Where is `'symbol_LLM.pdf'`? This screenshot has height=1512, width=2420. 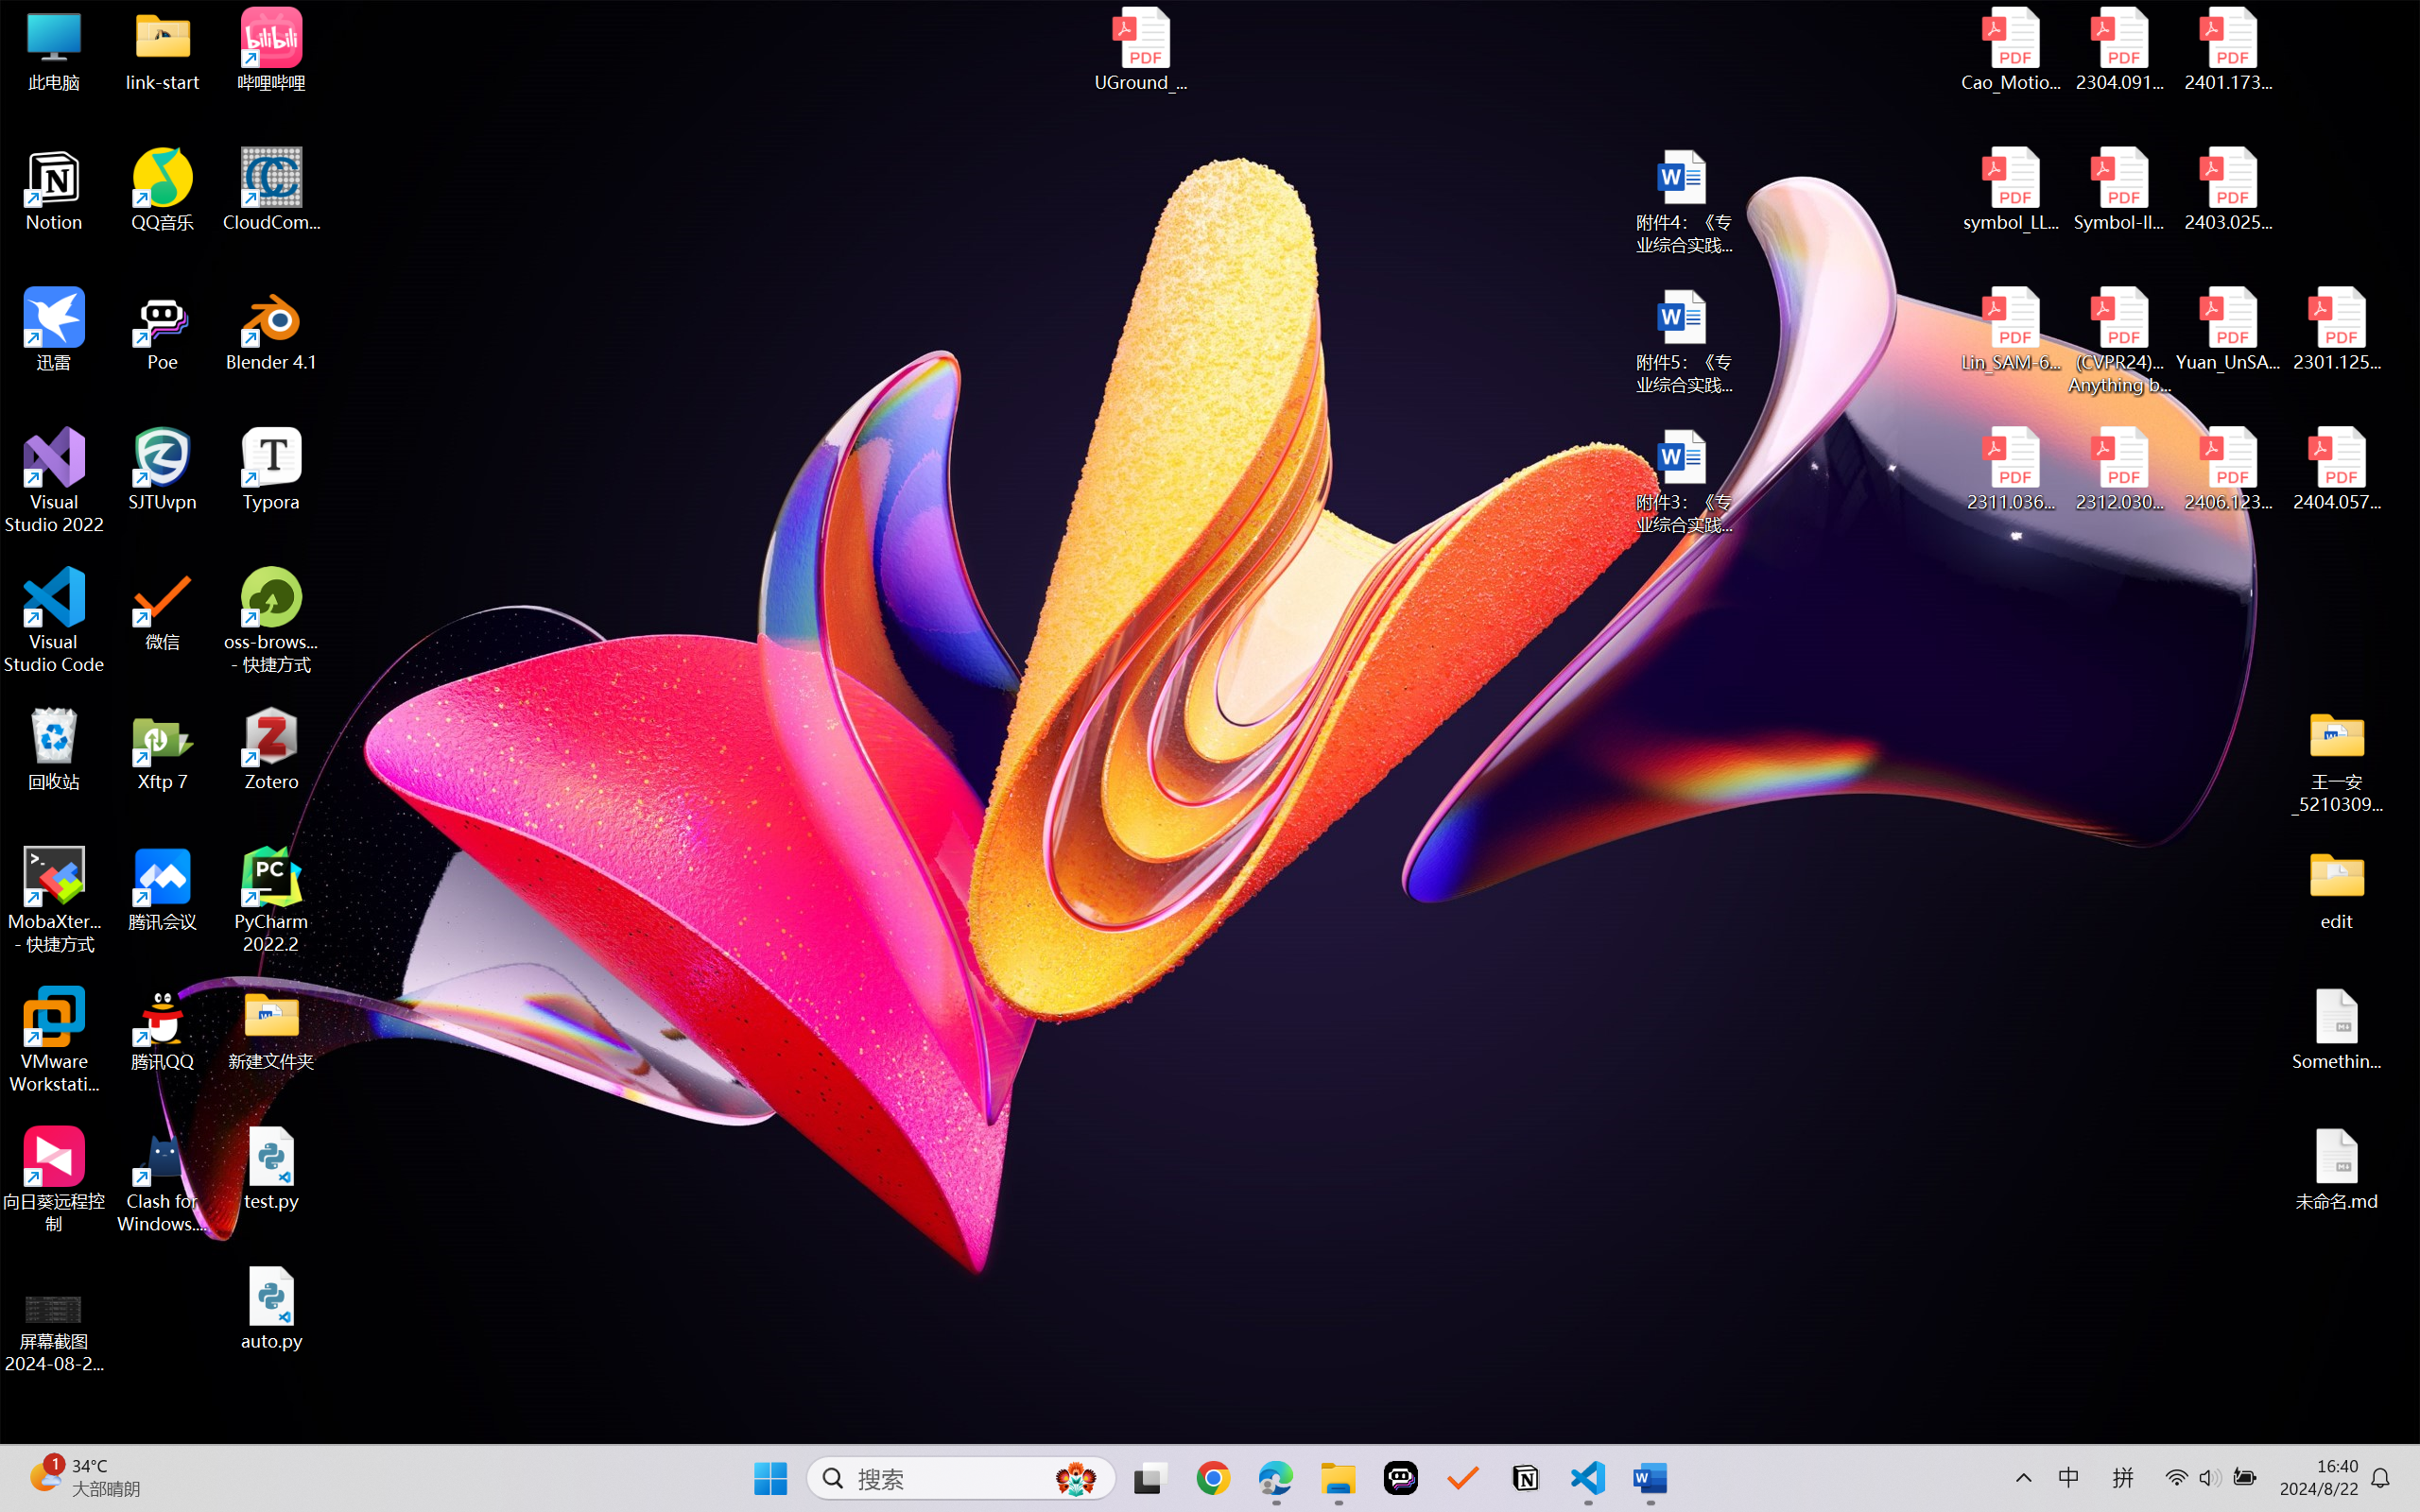
'symbol_LLM.pdf' is located at coordinates (2011, 190).